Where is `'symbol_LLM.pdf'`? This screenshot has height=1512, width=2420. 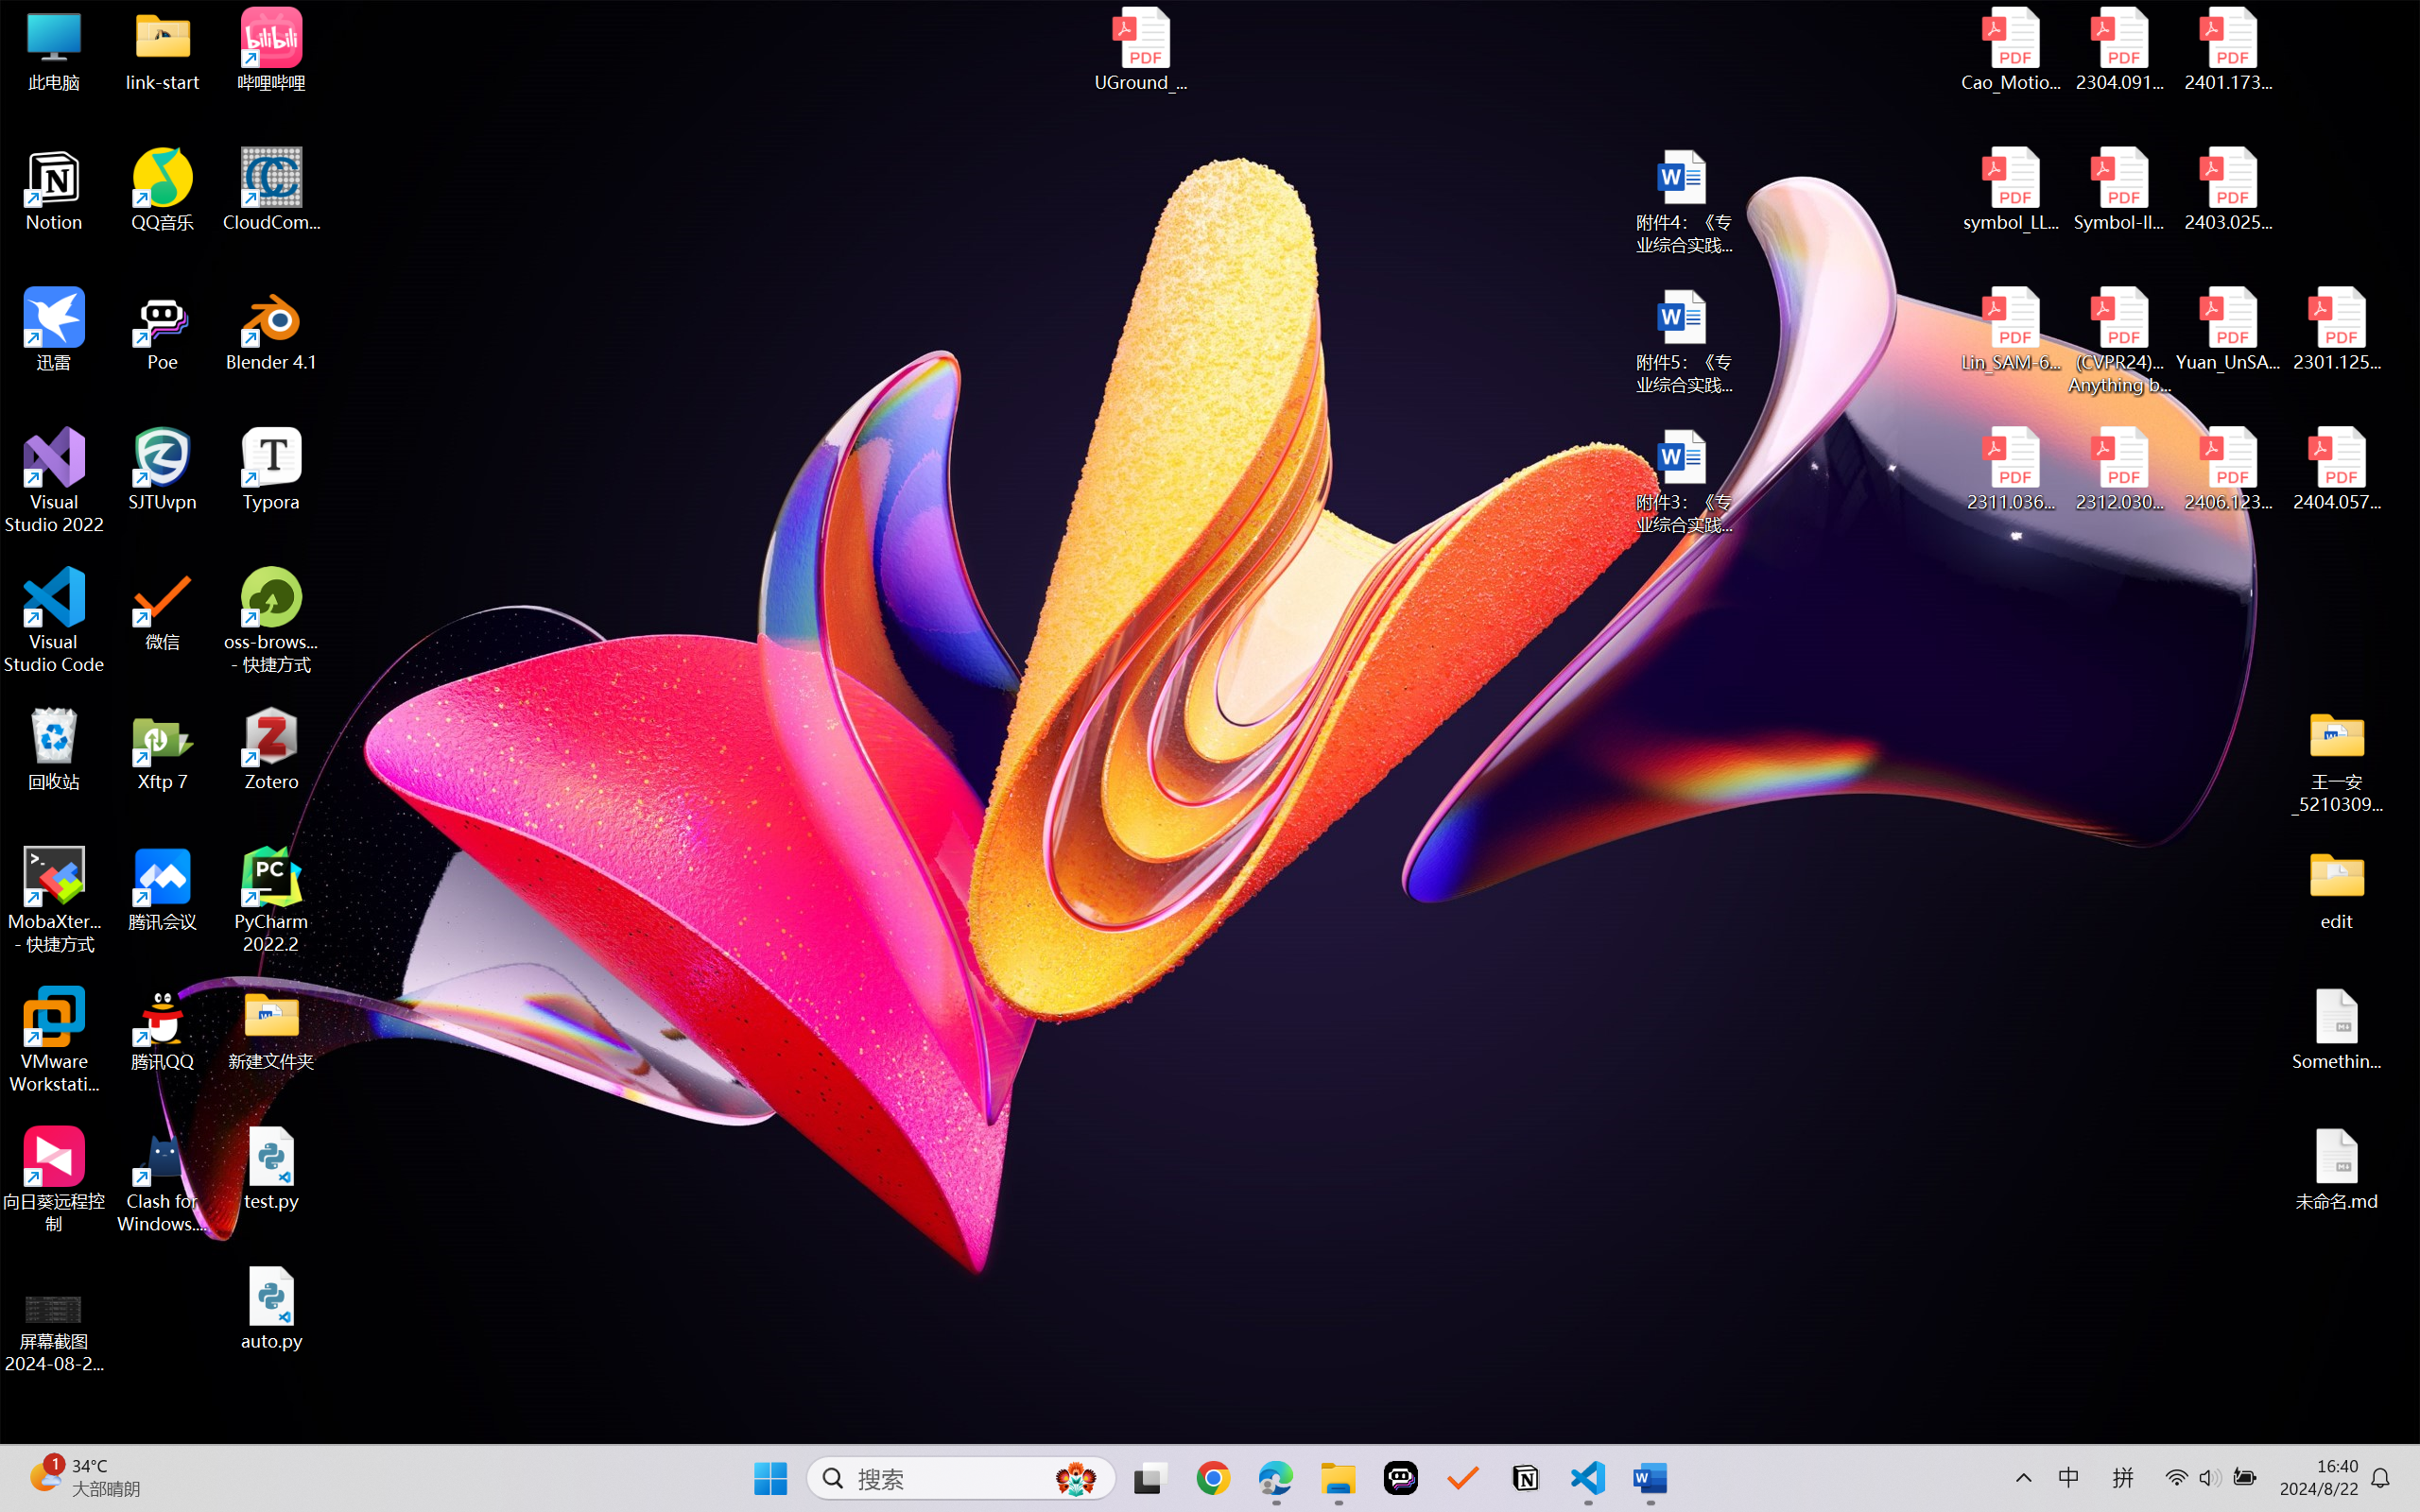
'symbol_LLM.pdf' is located at coordinates (2011, 190).